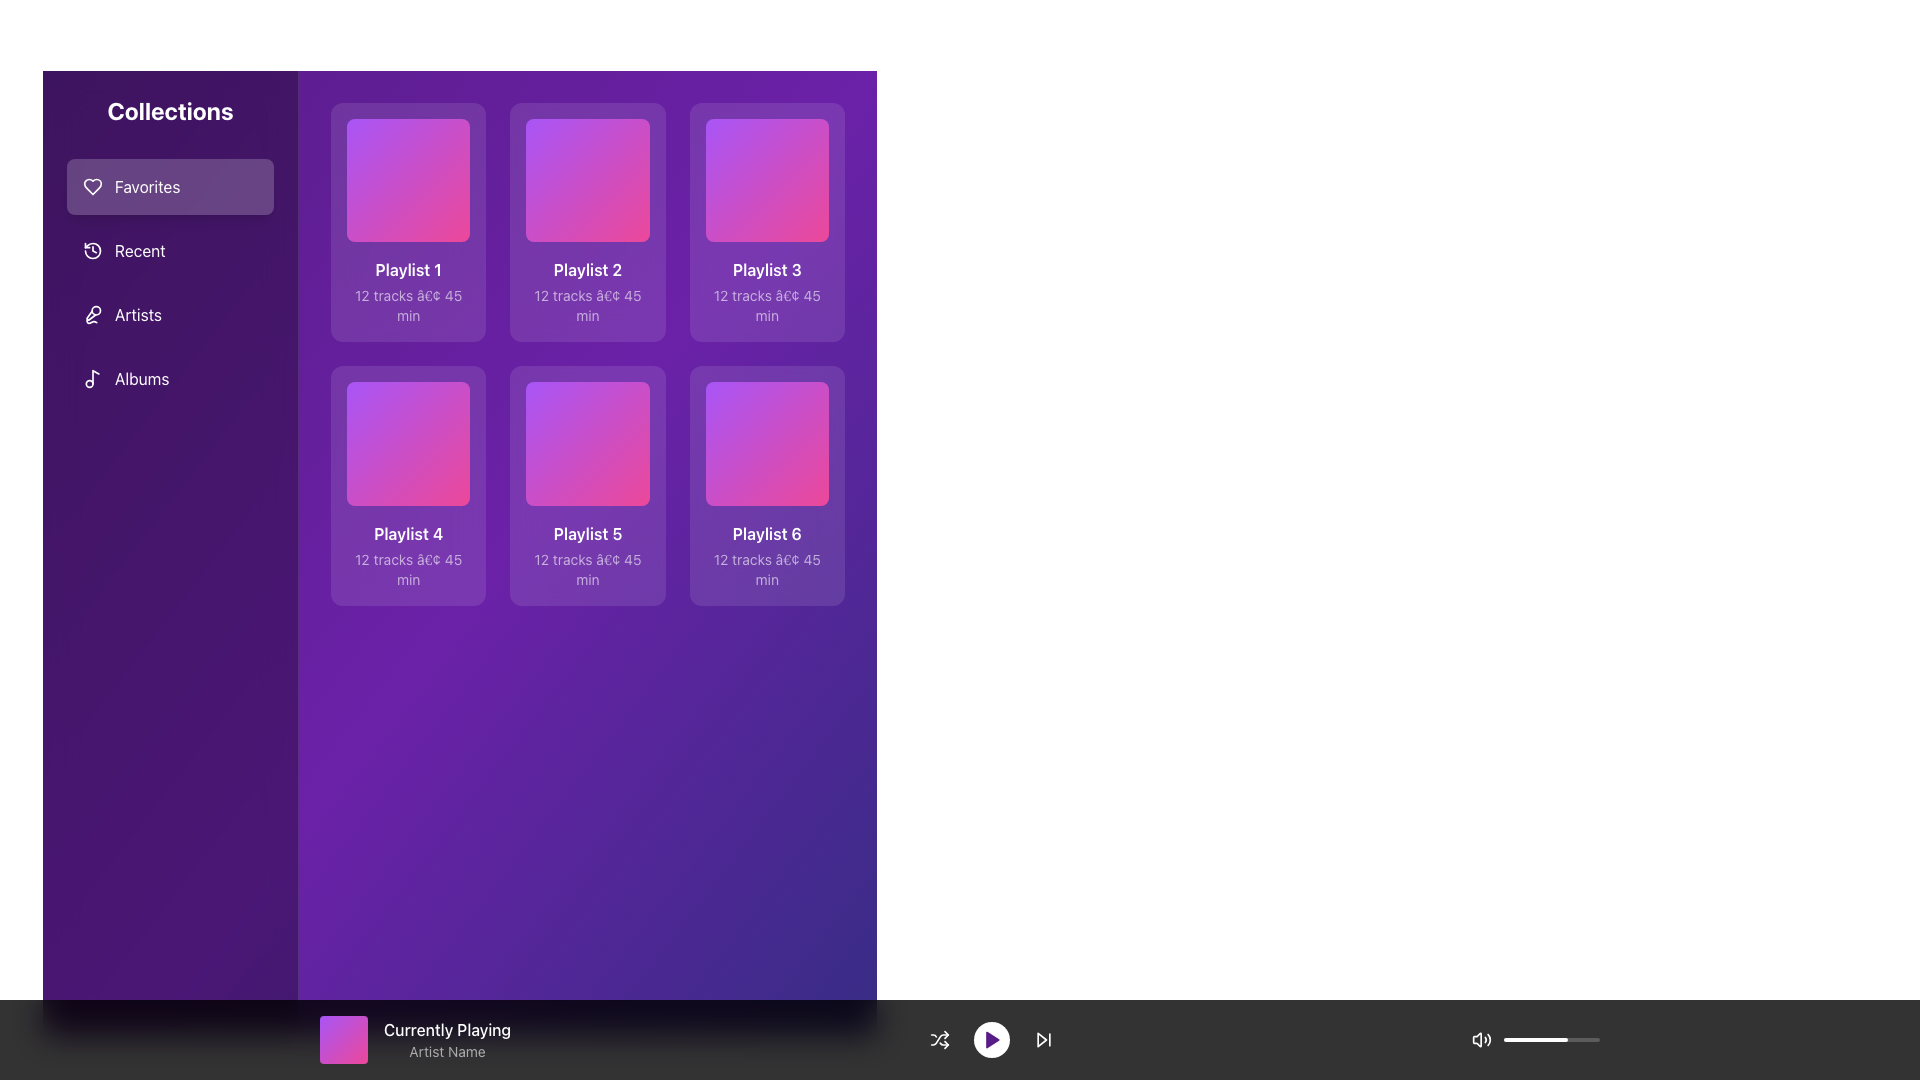 Image resolution: width=1920 pixels, height=1080 pixels. What do you see at coordinates (137, 315) in the screenshot?
I see `the 'Artists' label in the navigation menu, which is styled with white bold sans-serif text on a dark purple background, positioned between 'Recent' and 'Albums'` at bounding box center [137, 315].